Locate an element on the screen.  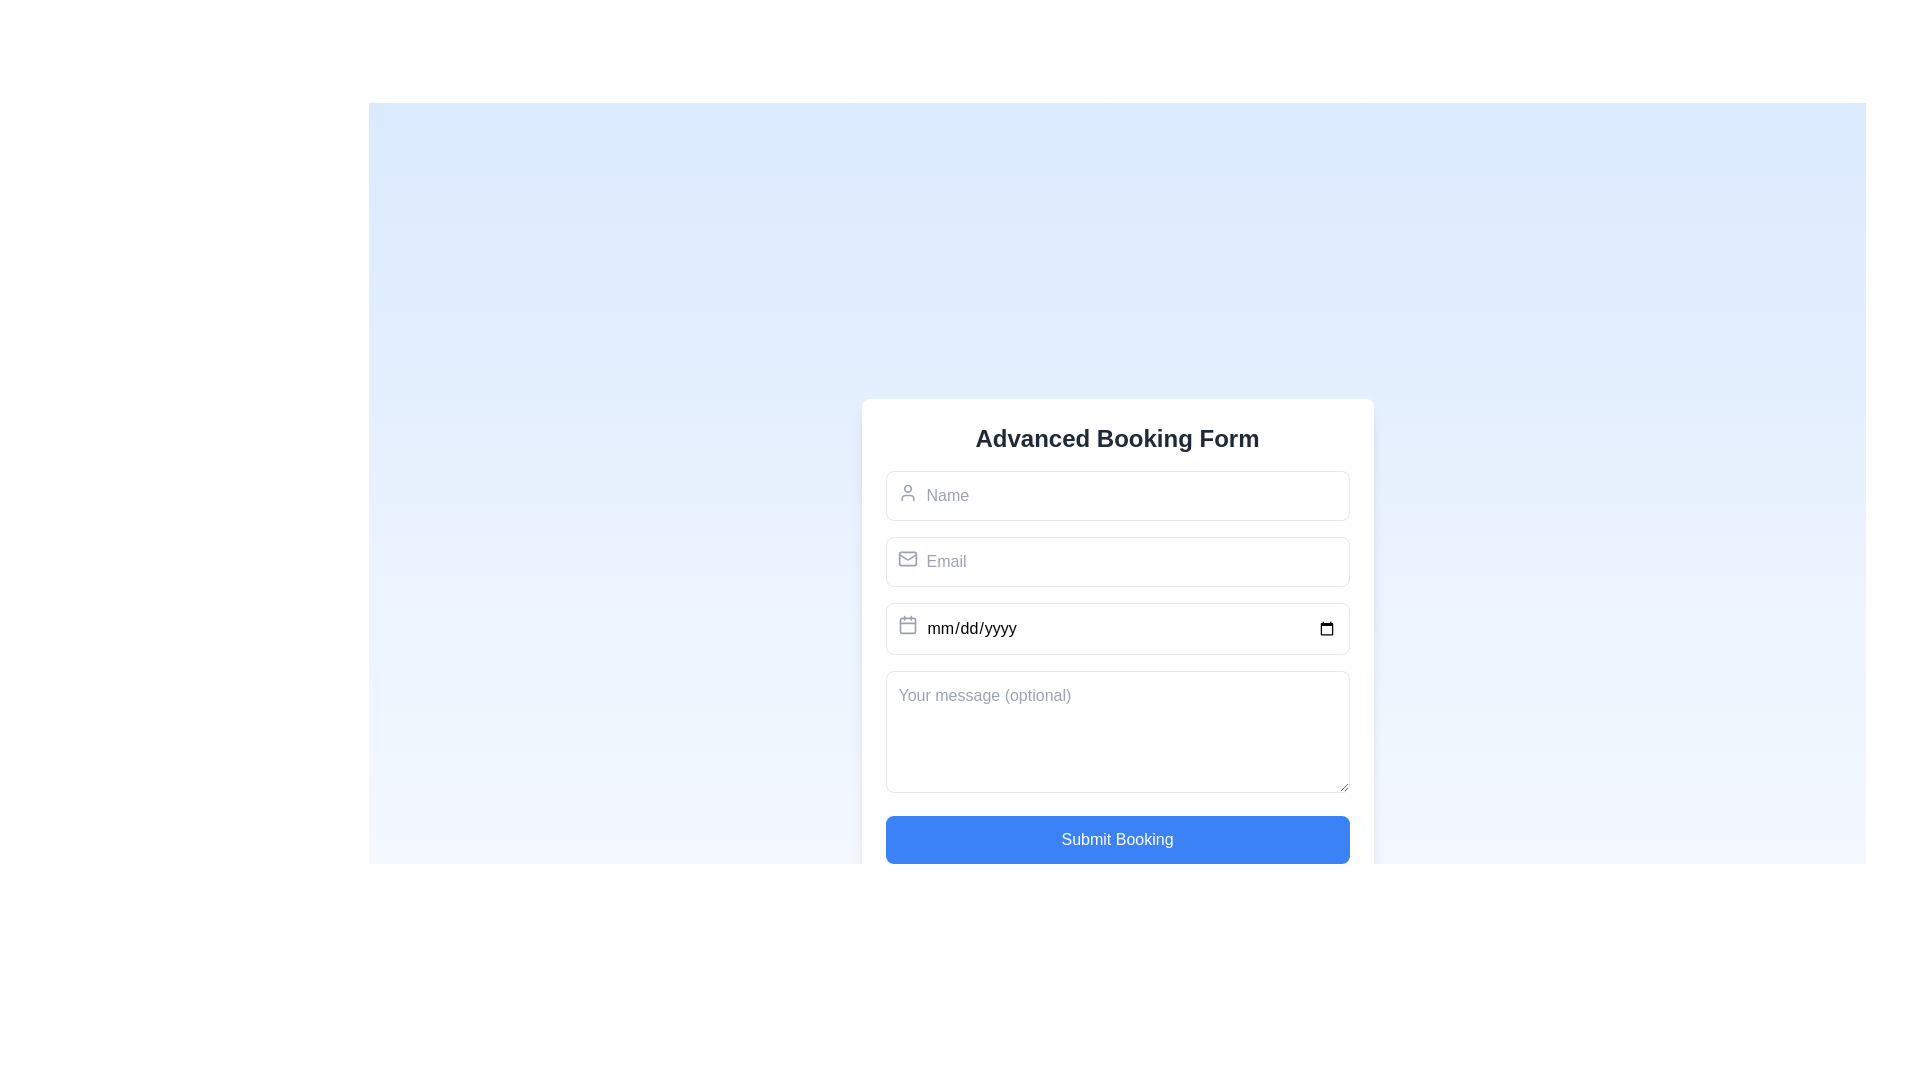
the email input field with rounded corners and a light background to focus into it is located at coordinates (1116, 561).